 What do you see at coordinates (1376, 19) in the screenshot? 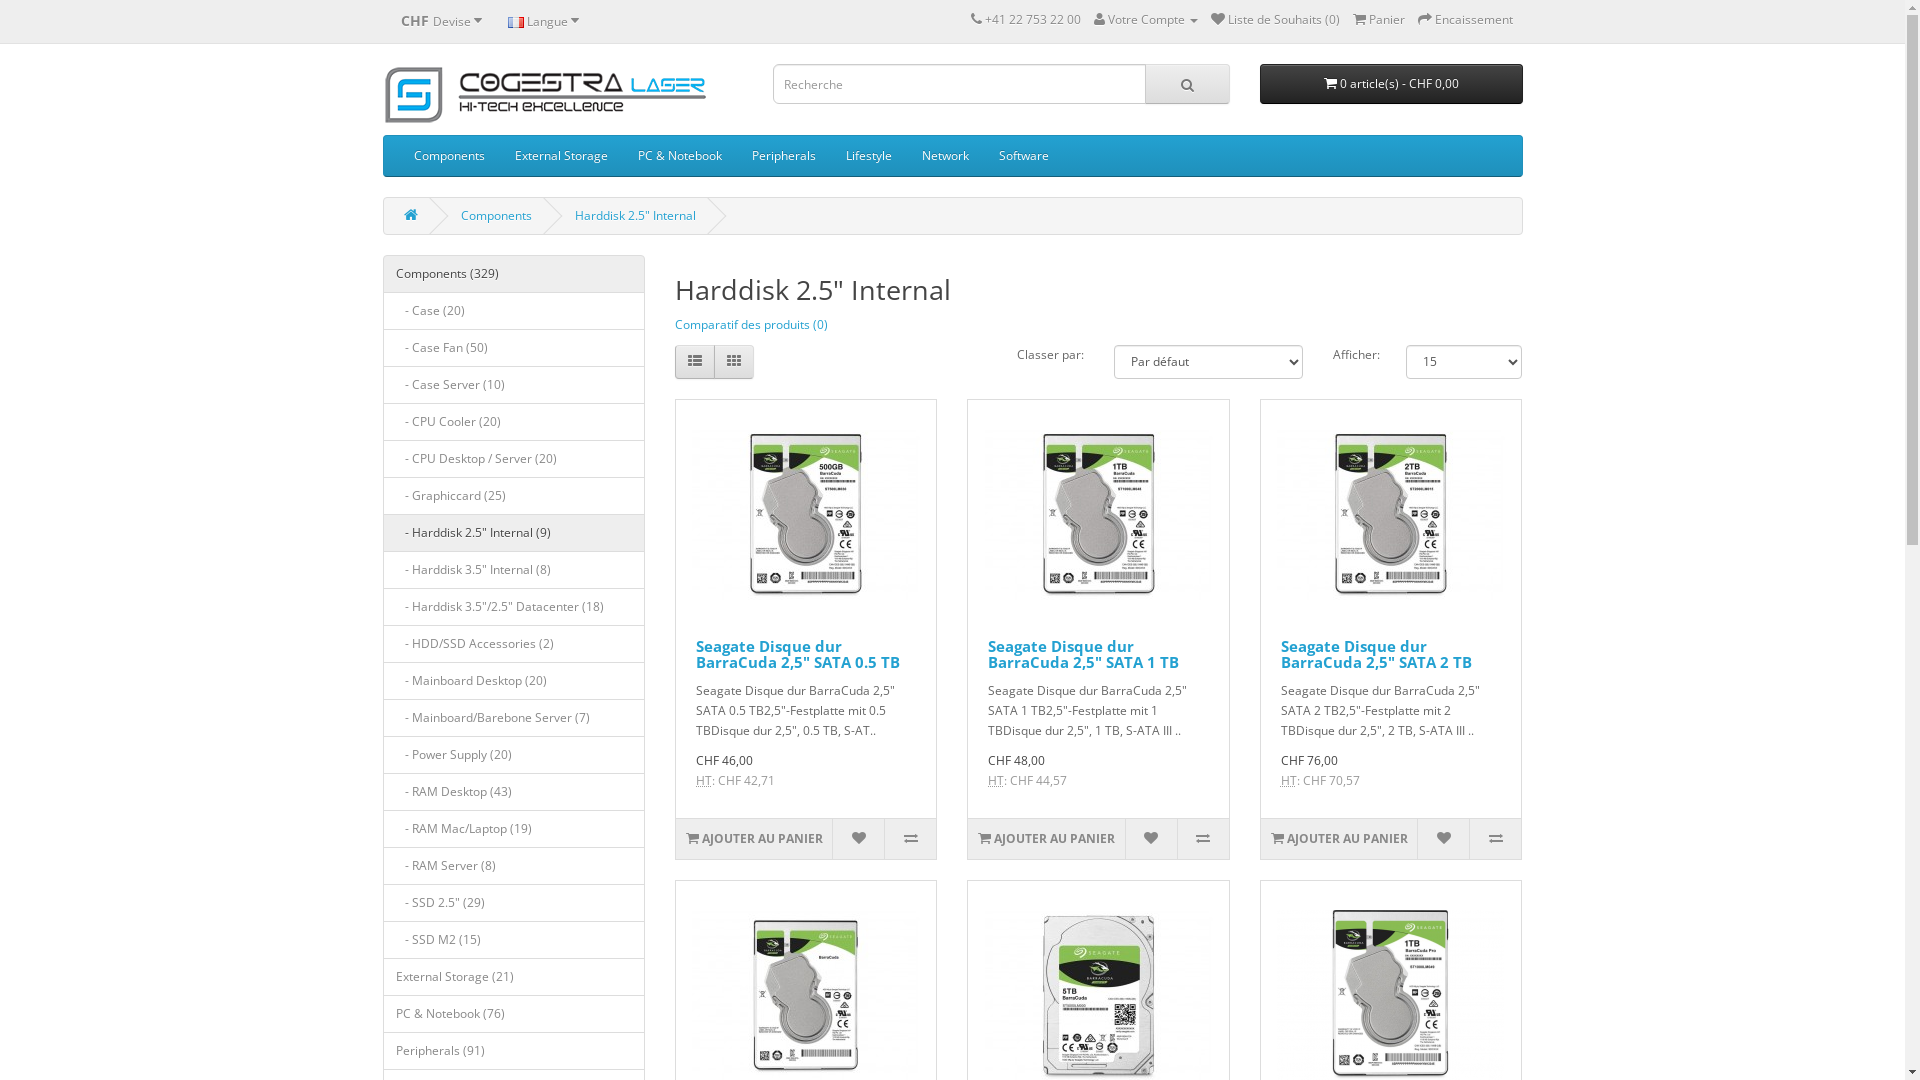
I see `'Panier'` at bounding box center [1376, 19].